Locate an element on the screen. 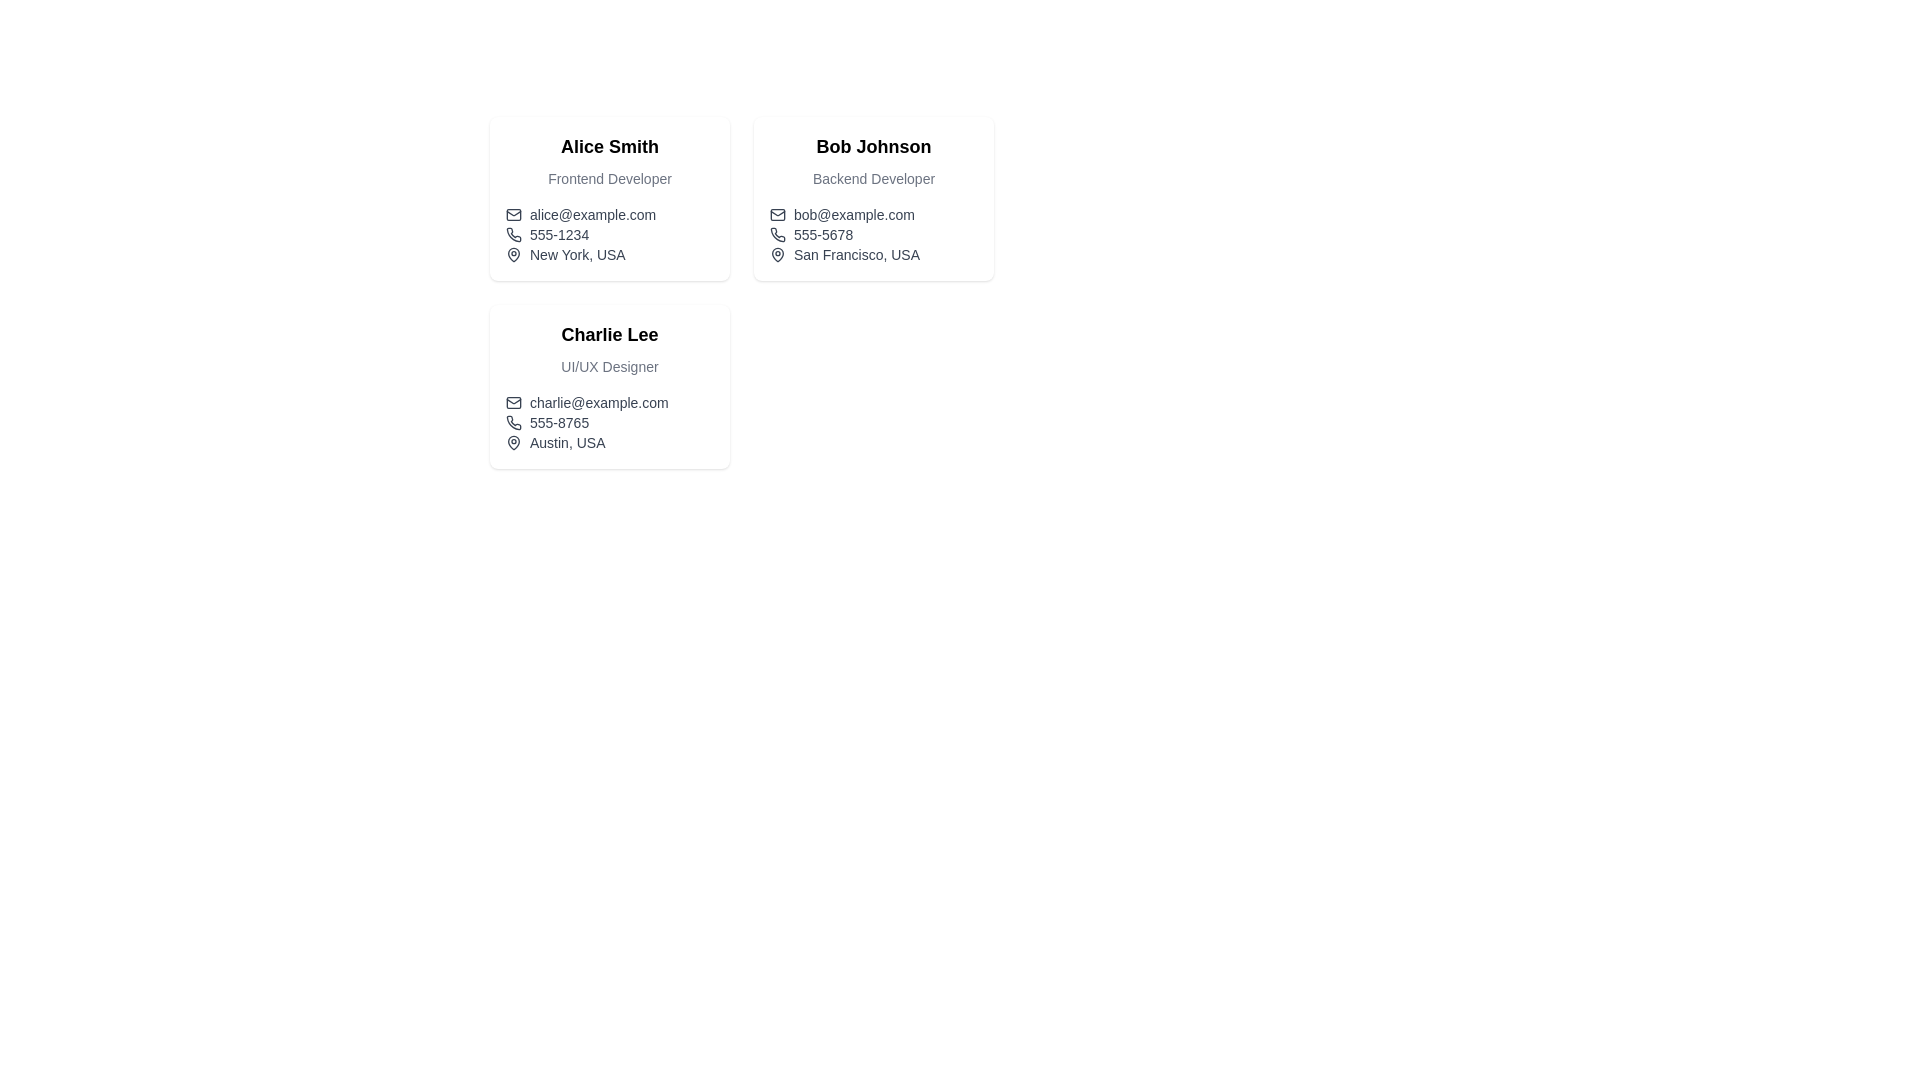  the curved segment of the location pin icon associated with the address 'Austin, USA' in the lower card of the UI interface is located at coordinates (513, 442).